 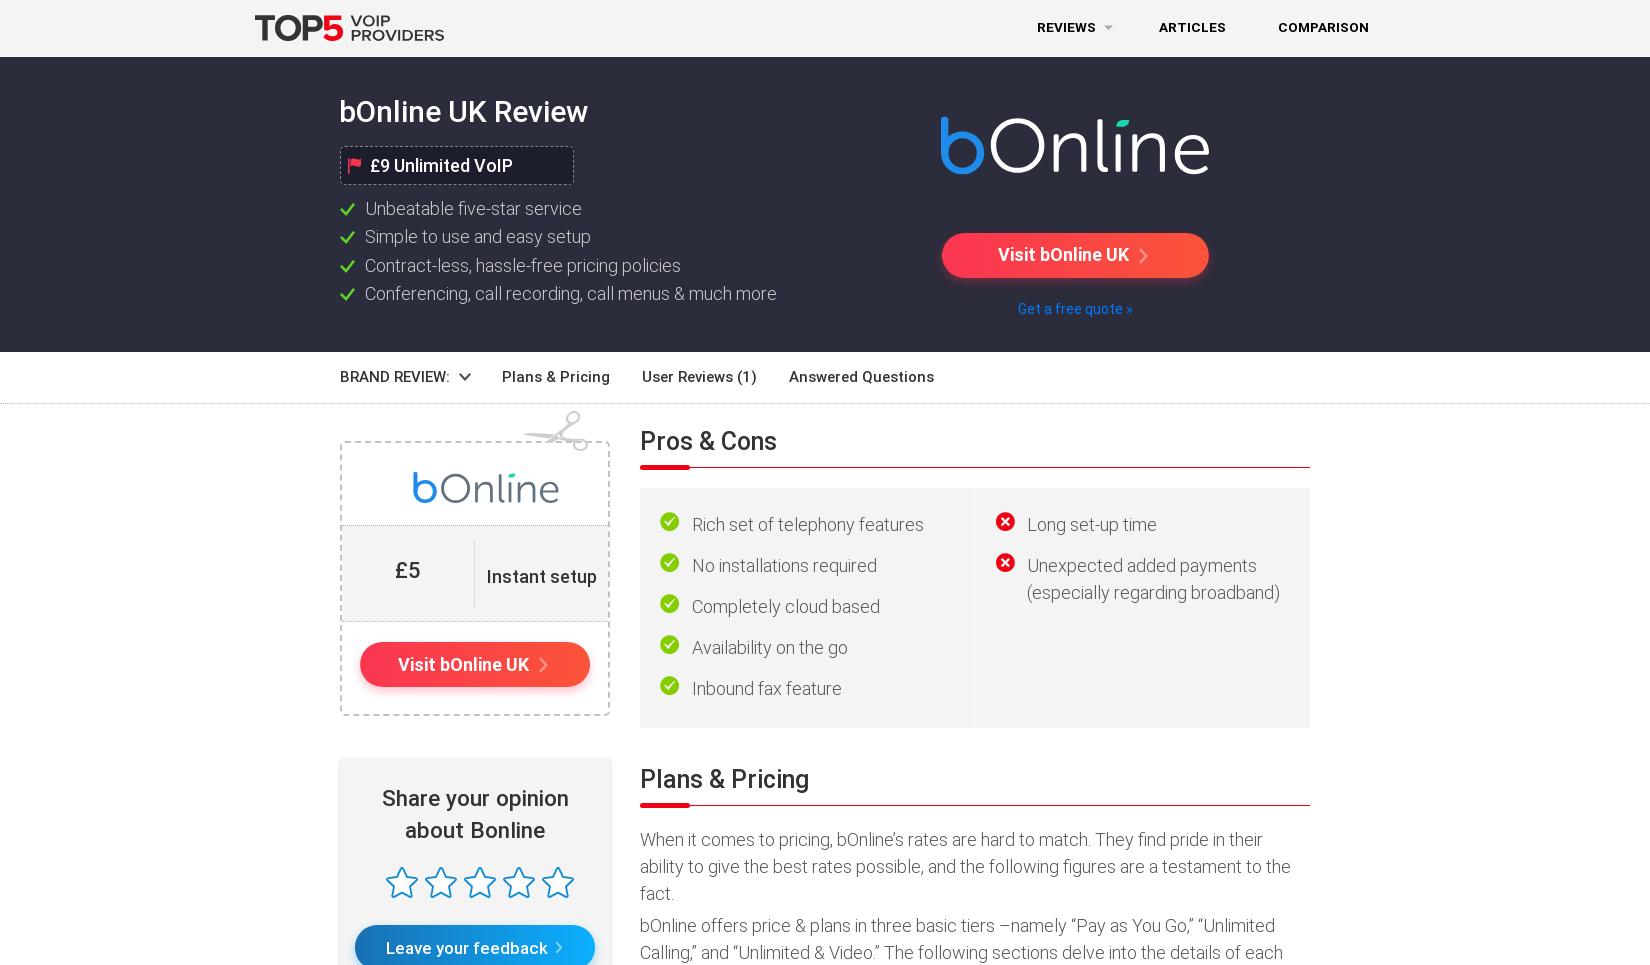 What do you see at coordinates (522, 264) in the screenshot?
I see `'Contract-less, hassle-free pricing policies'` at bounding box center [522, 264].